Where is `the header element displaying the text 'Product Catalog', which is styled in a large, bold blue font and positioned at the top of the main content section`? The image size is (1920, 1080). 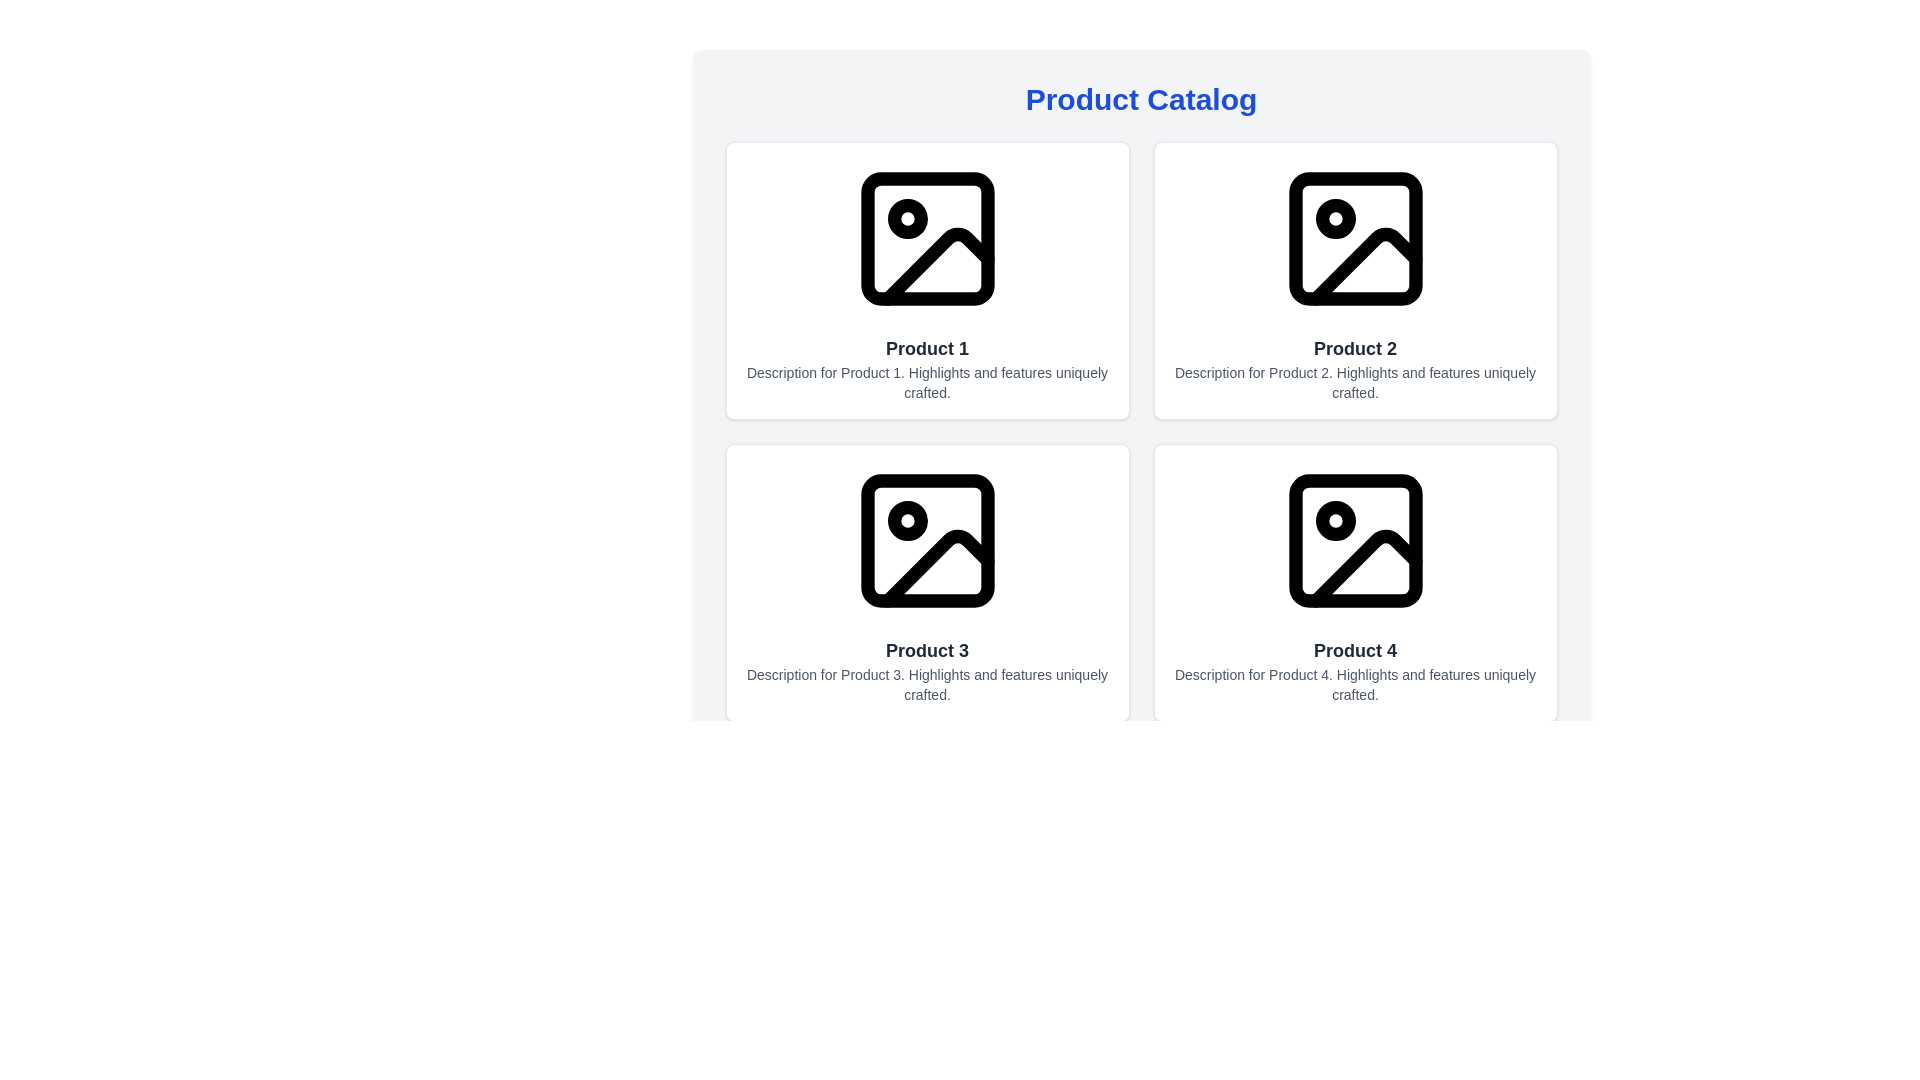 the header element displaying the text 'Product Catalog', which is styled in a large, bold blue font and positioned at the top of the main content section is located at coordinates (1141, 100).